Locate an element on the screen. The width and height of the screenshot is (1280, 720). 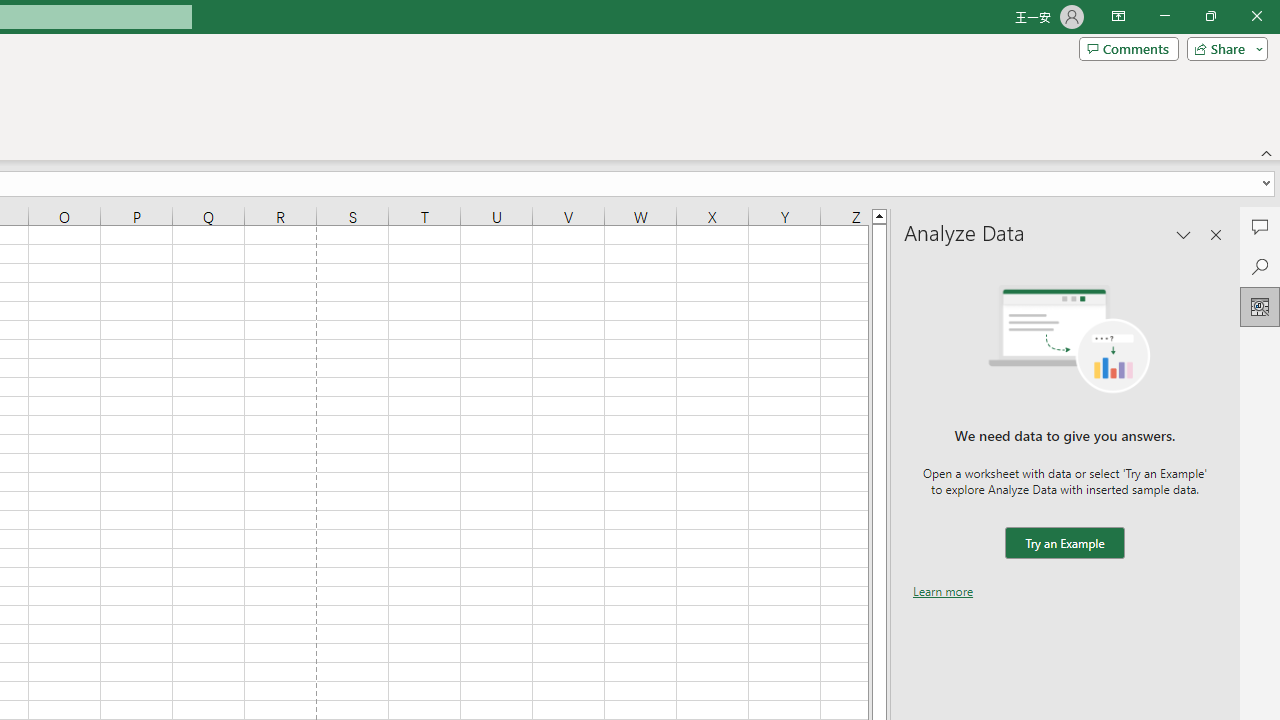
'Restore Down' is located at coordinates (1209, 16).